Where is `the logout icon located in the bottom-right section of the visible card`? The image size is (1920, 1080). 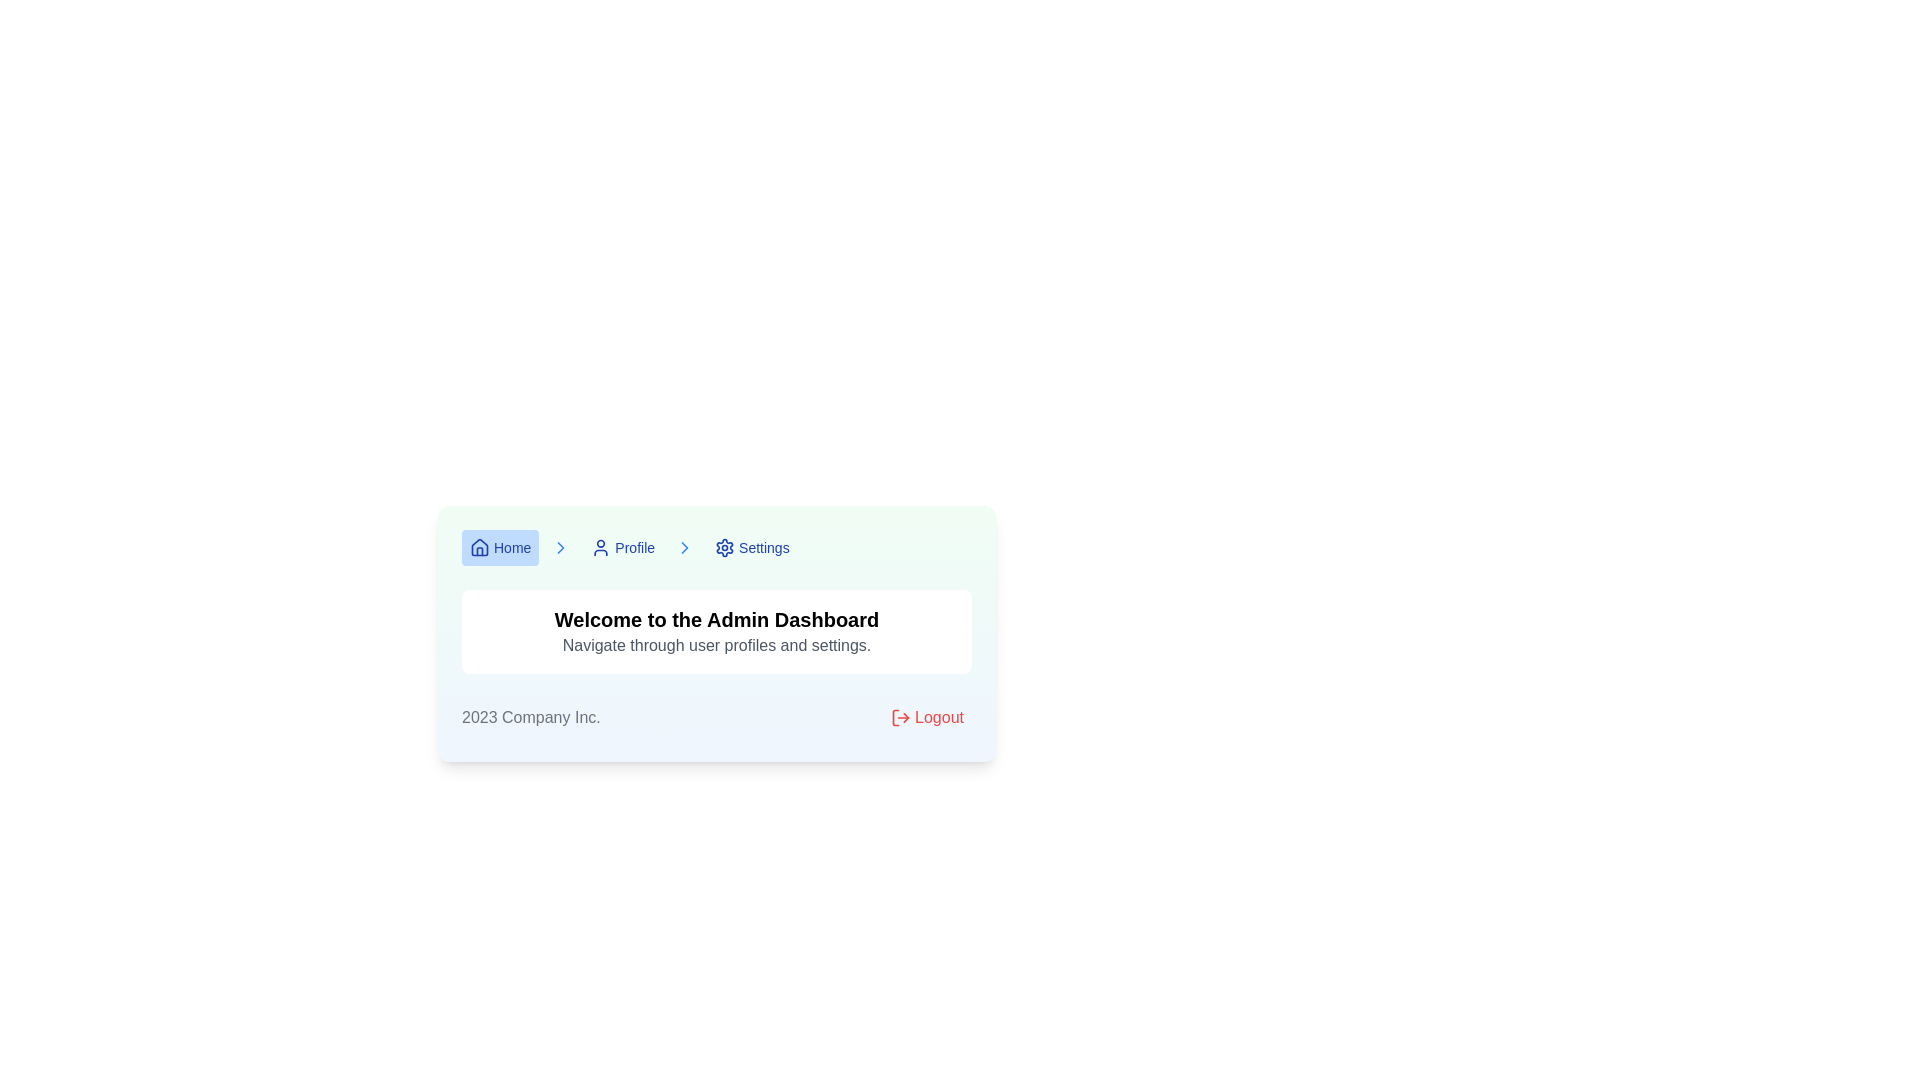 the logout icon located in the bottom-right section of the visible card is located at coordinates (900, 716).